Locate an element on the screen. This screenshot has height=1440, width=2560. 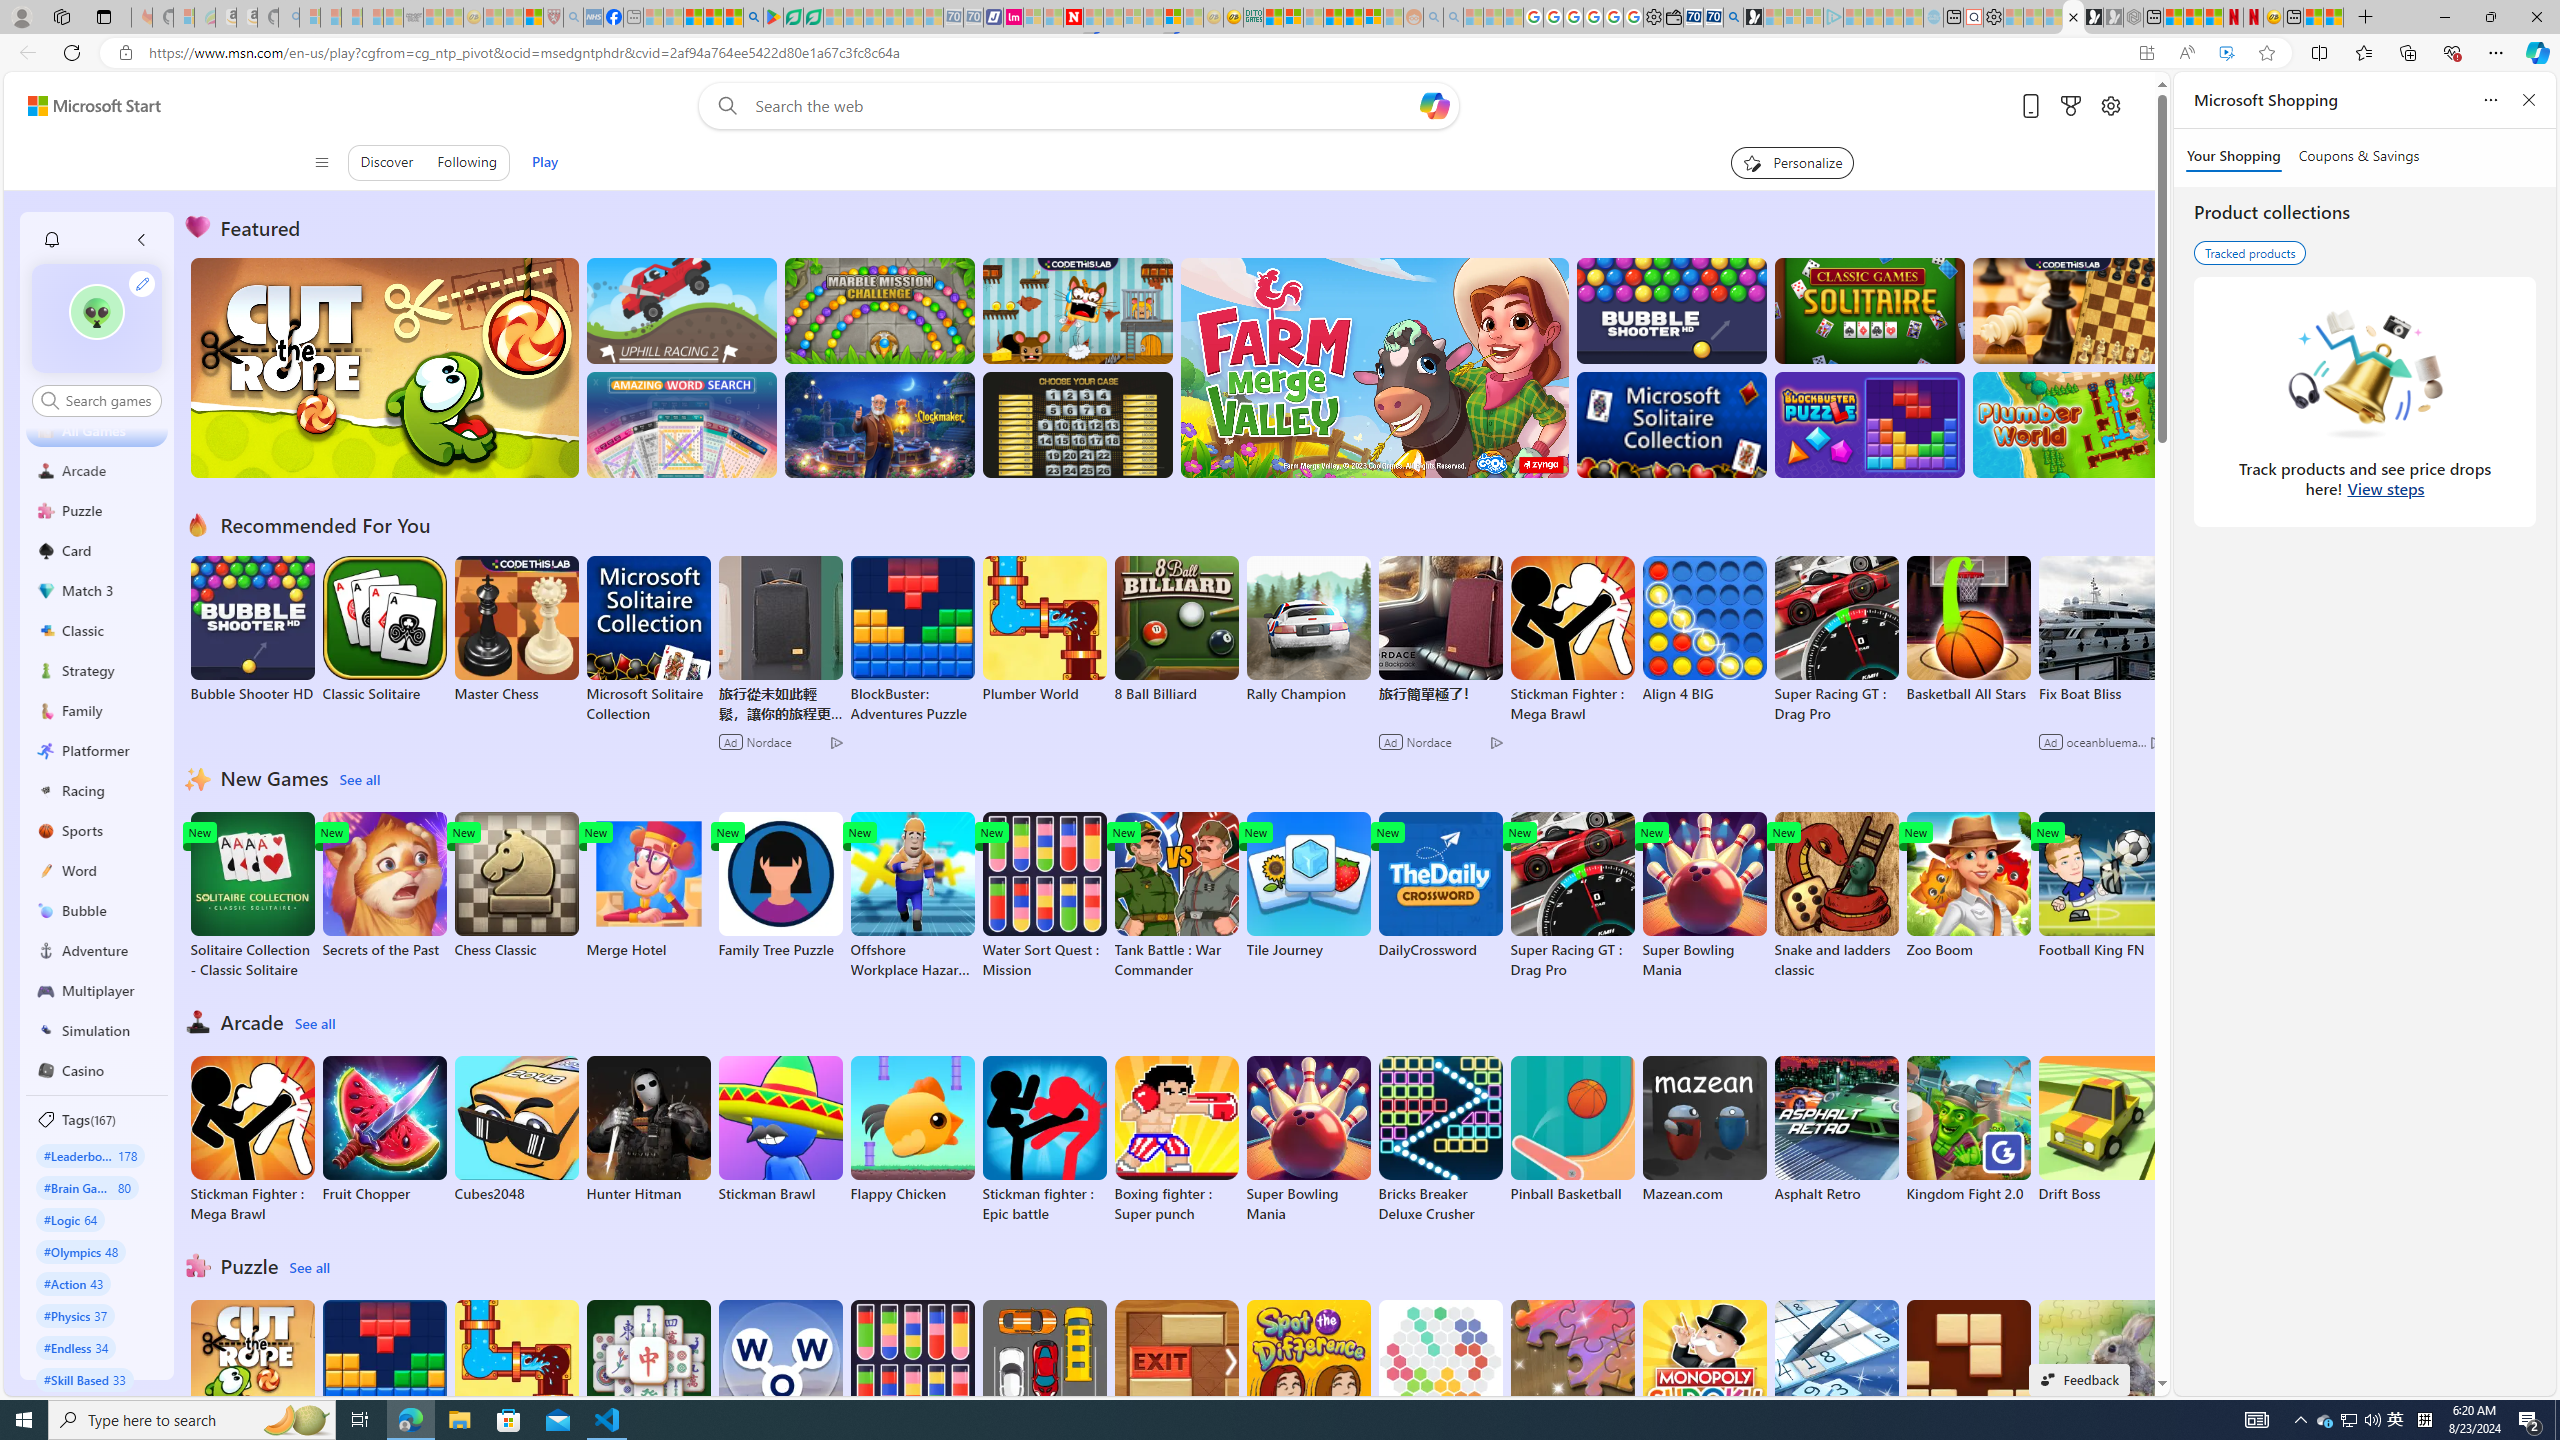
'#Leaderboard 178' is located at coordinates (89, 1154).